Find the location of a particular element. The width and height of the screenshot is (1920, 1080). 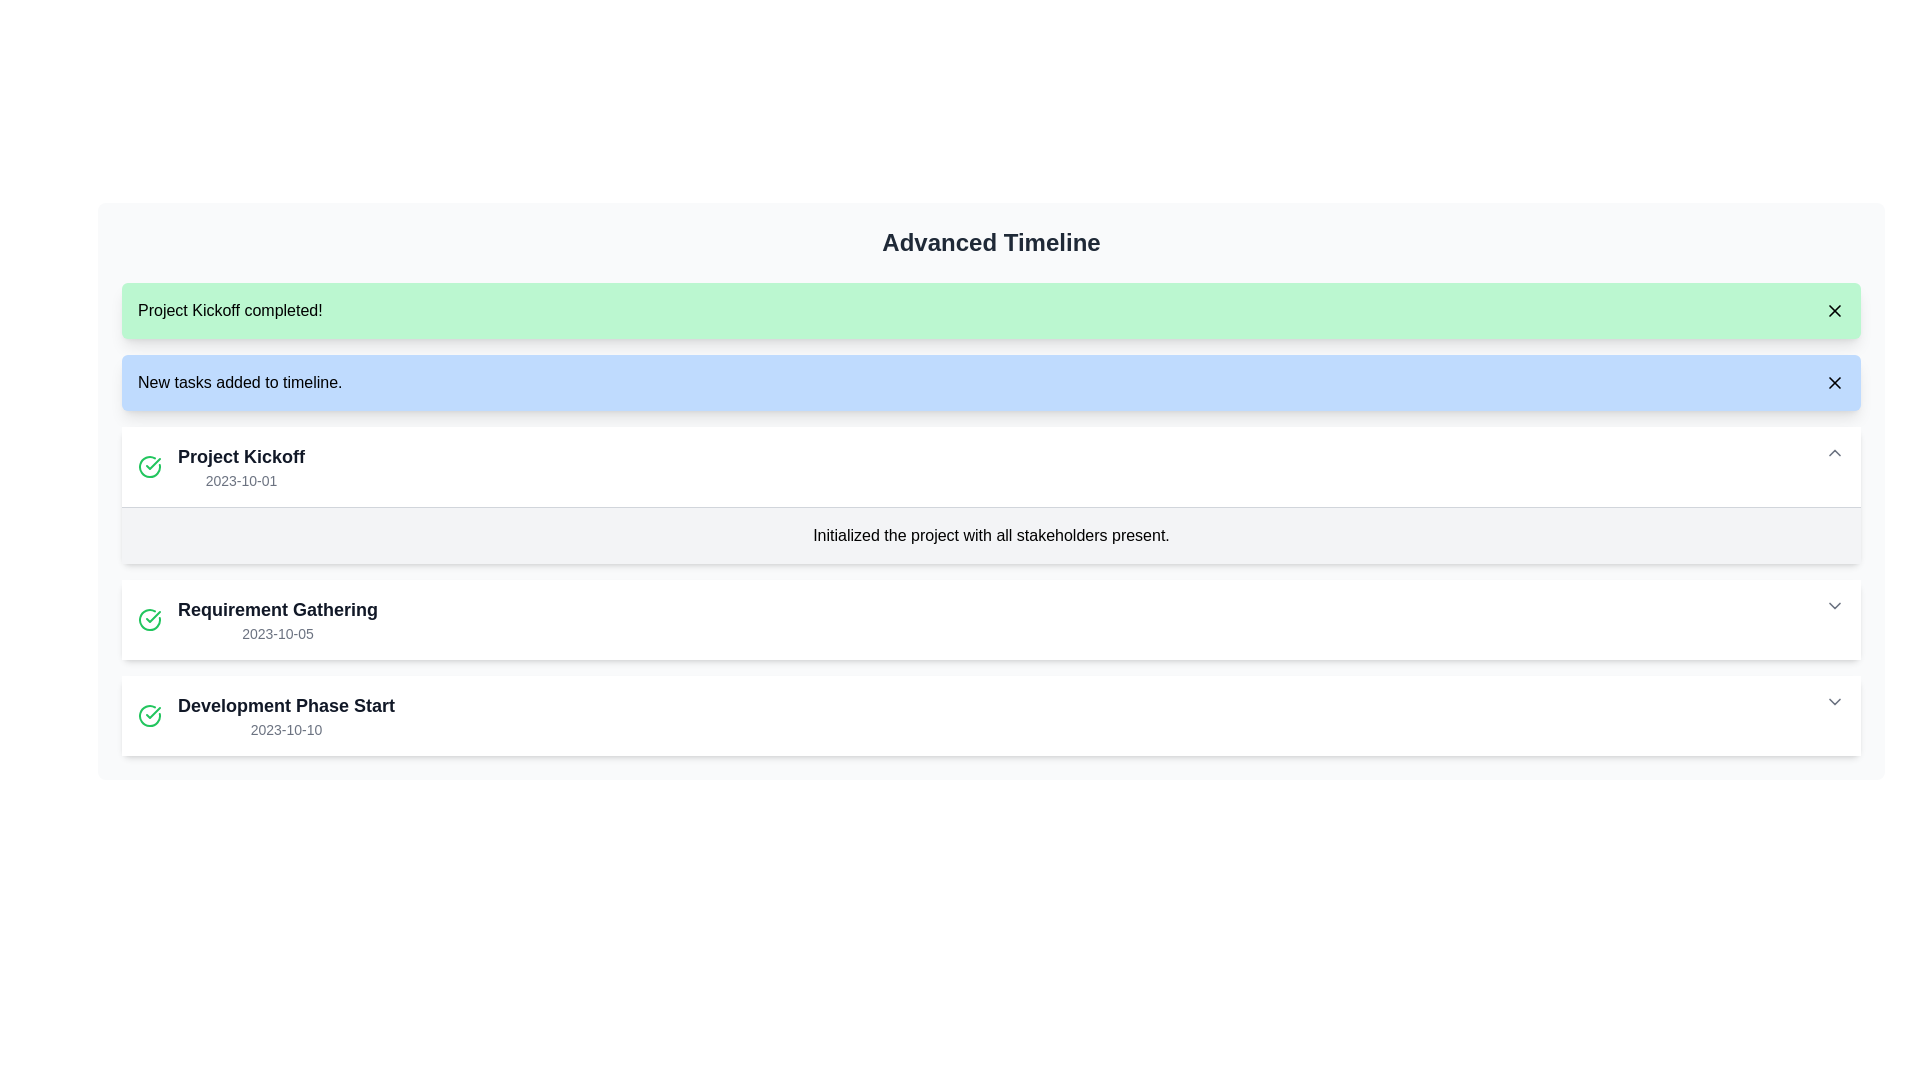

the close or dismiss button located at the far right of the blue notification bar in the timeline section is located at coordinates (1834, 382).